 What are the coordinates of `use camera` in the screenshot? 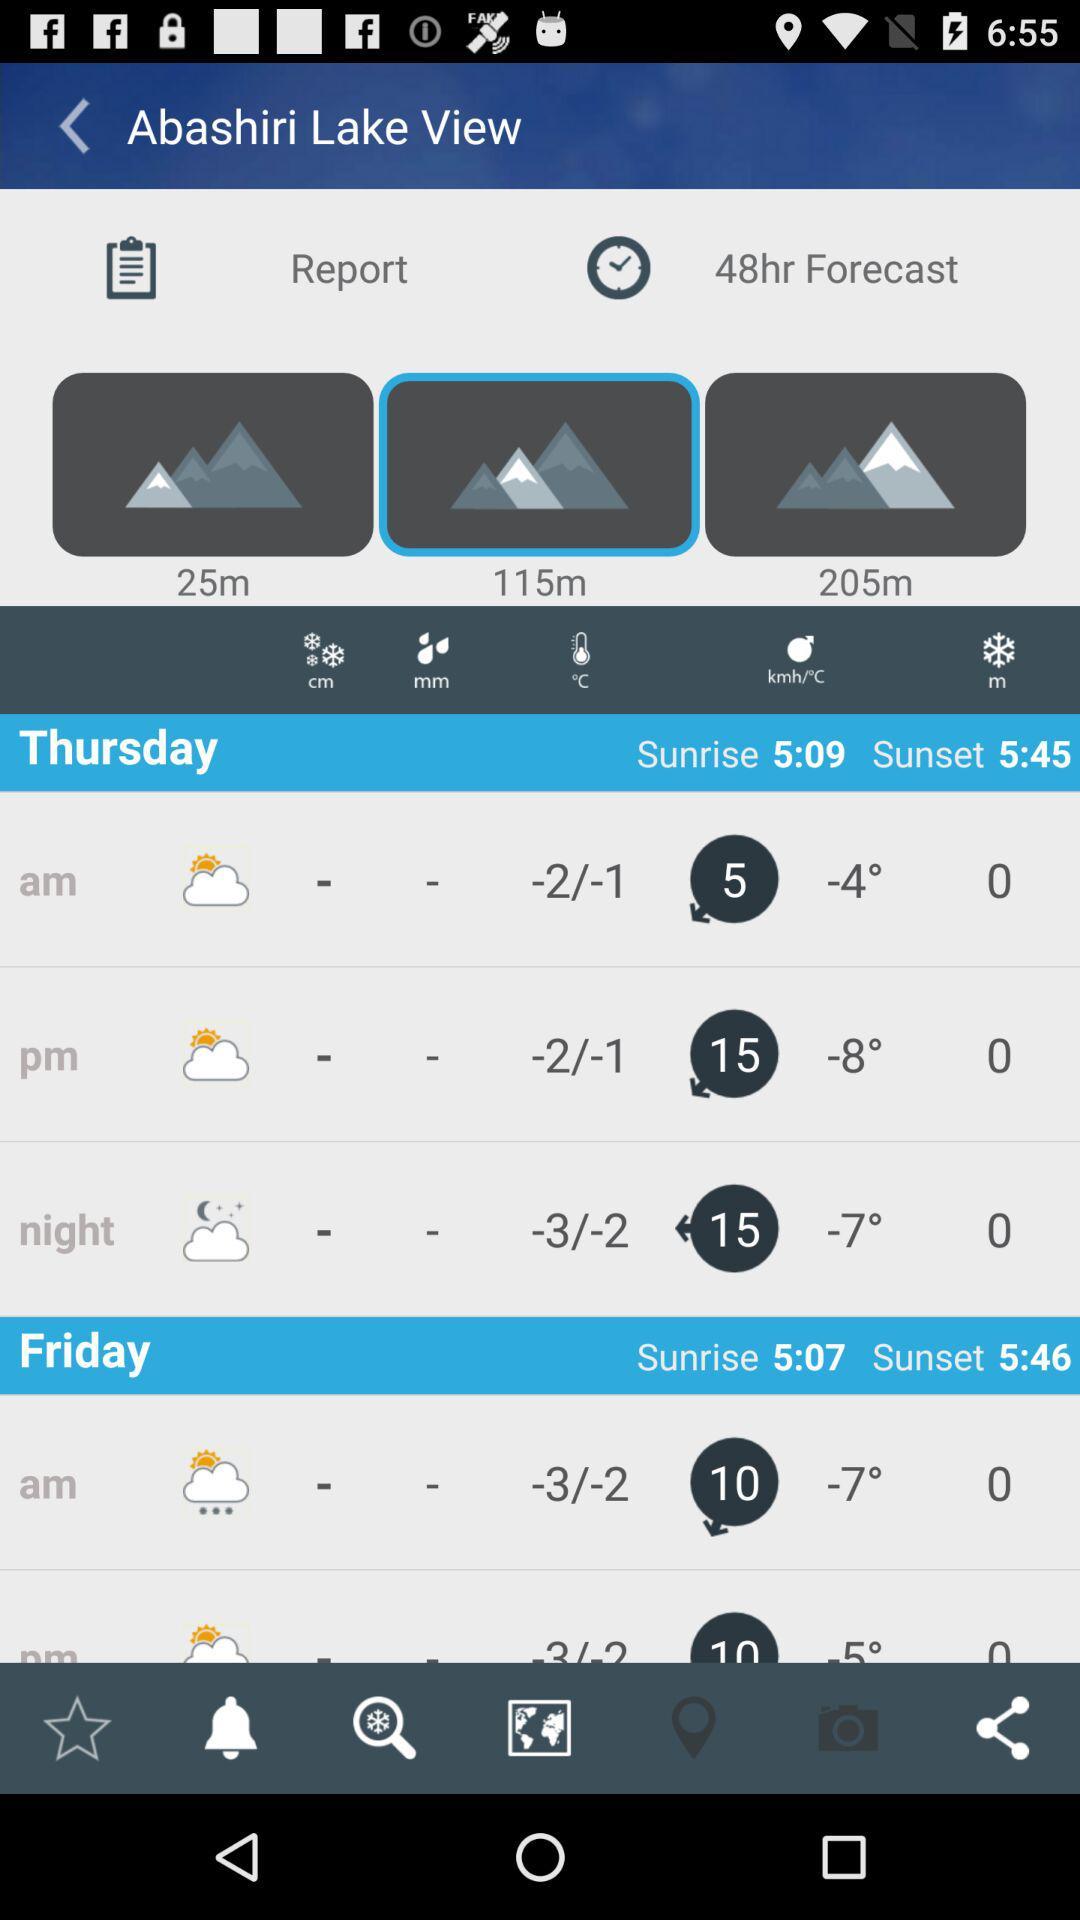 It's located at (848, 1727).